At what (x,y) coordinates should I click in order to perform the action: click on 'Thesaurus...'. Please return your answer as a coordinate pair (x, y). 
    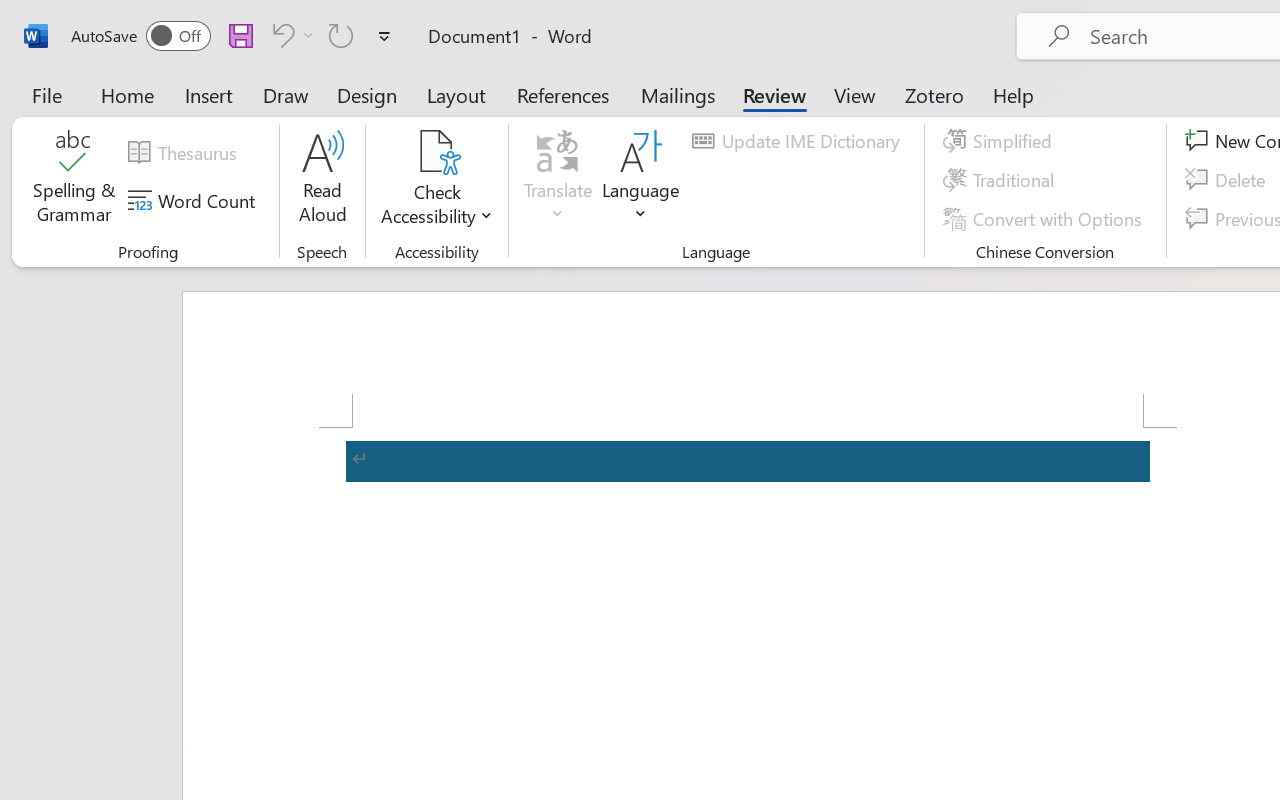
    Looking at the image, I should click on (185, 153).